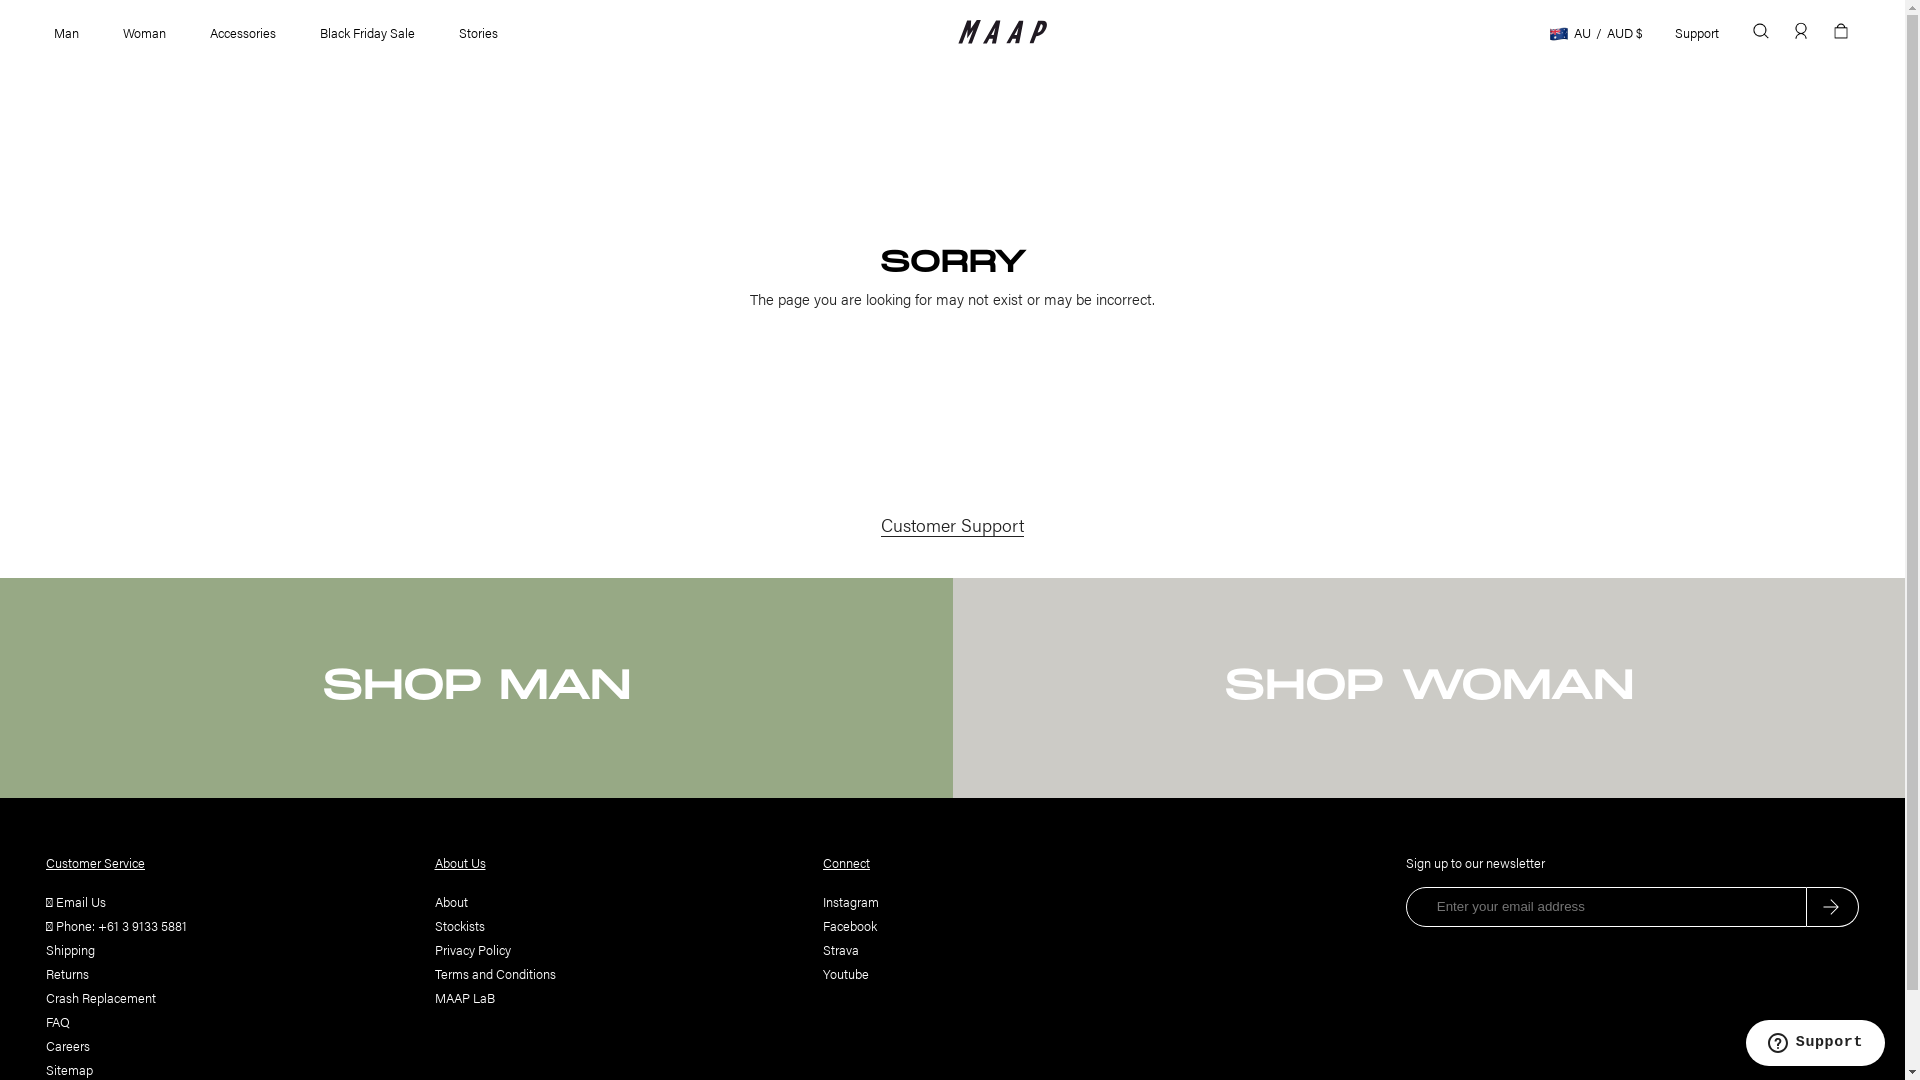 The image size is (1920, 1080). I want to click on 'Customer Support', so click(951, 523).